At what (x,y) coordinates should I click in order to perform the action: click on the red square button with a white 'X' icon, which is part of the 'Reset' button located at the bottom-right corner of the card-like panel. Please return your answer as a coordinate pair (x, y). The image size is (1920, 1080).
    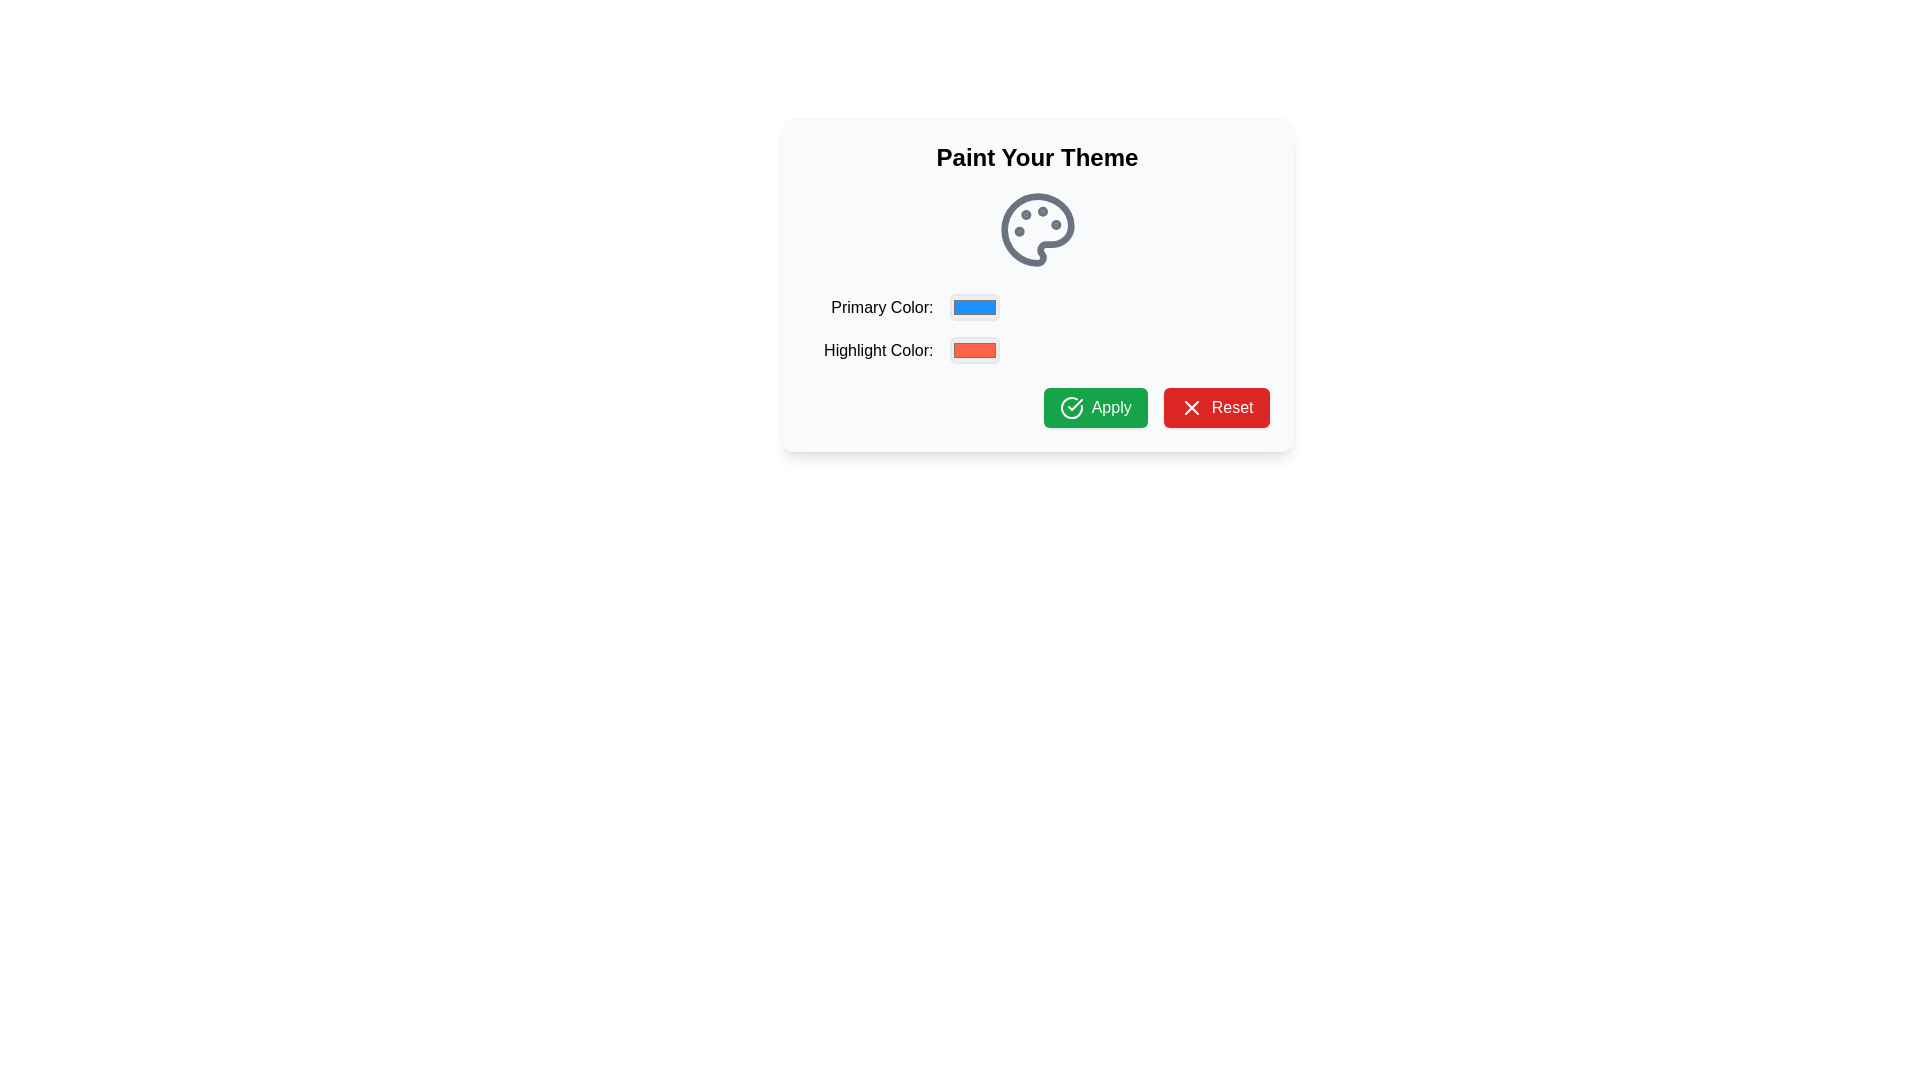
    Looking at the image, I should click on (1191, 407).